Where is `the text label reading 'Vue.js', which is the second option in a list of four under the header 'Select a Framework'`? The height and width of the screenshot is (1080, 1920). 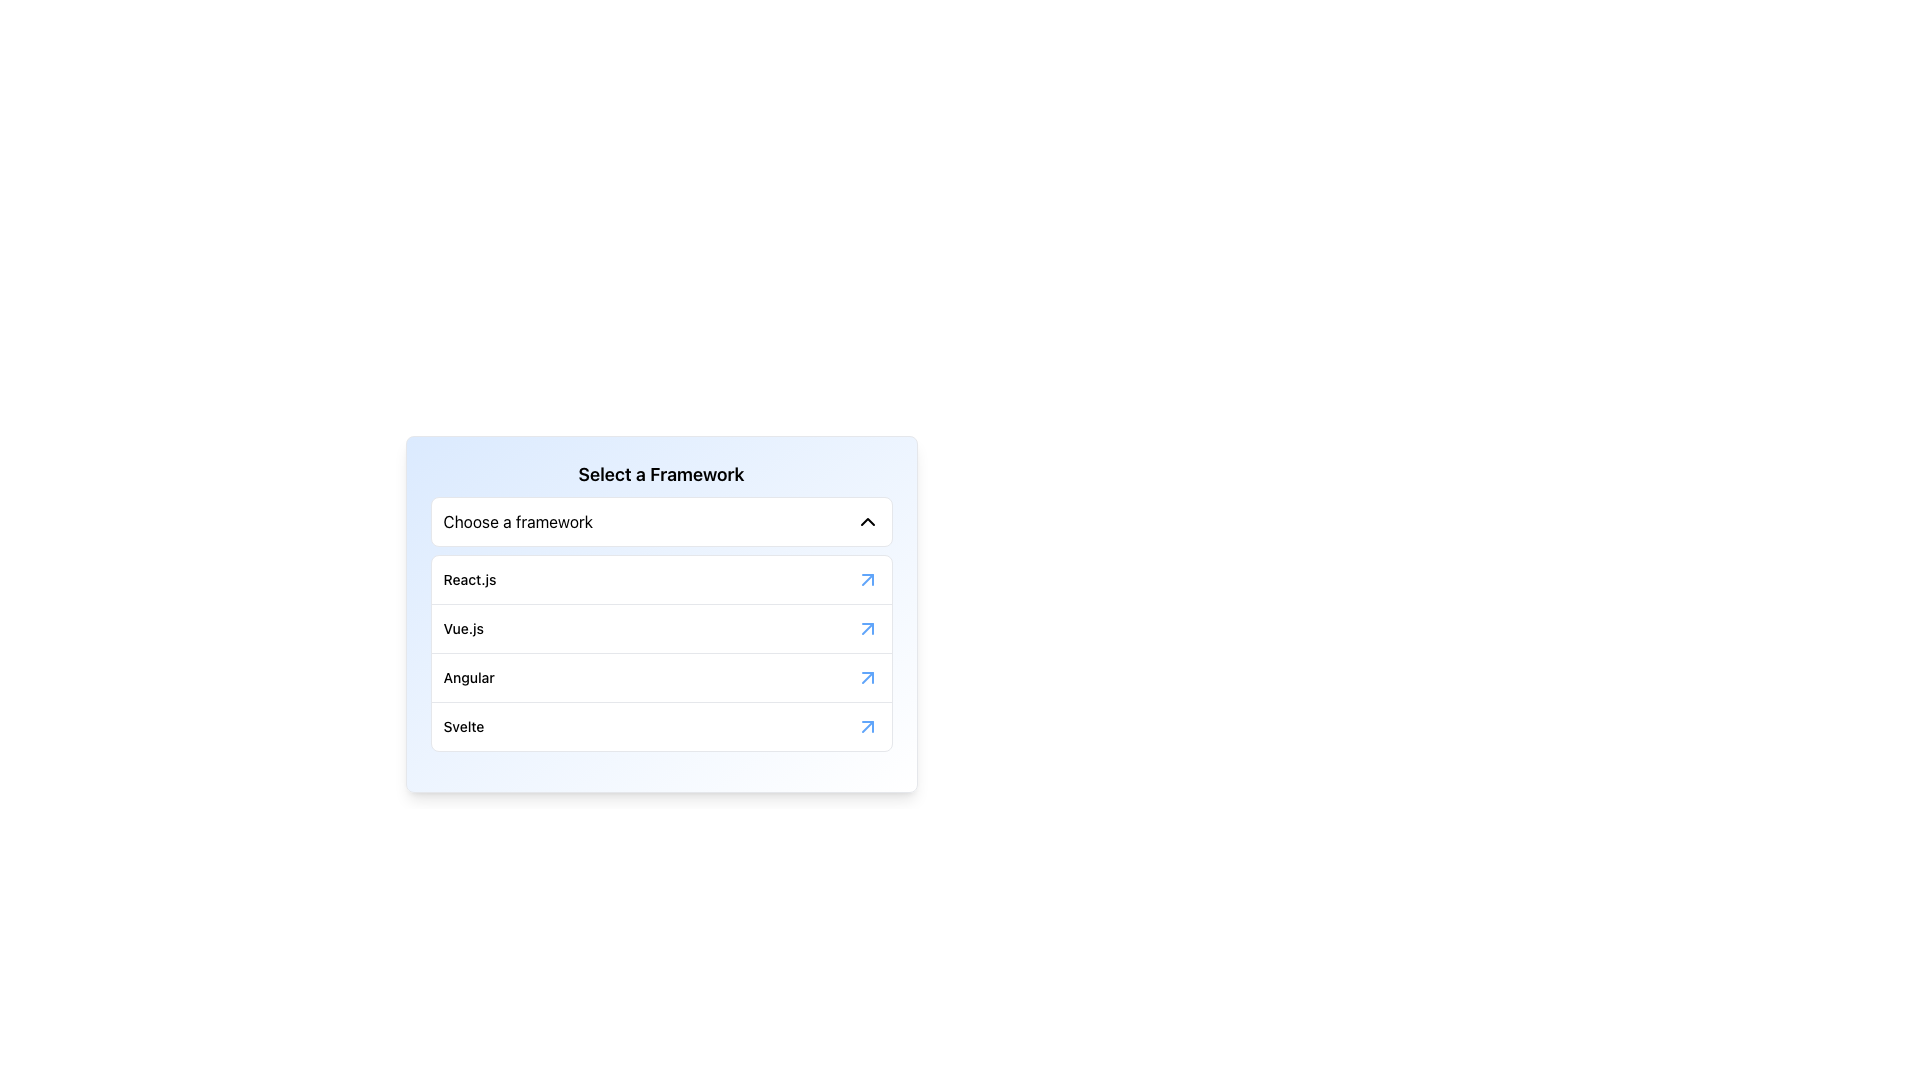 the text label reading 'Vue.js', which is the second option in a list of four under the header 'Select a Framework' is located at coordinates (462, 627).